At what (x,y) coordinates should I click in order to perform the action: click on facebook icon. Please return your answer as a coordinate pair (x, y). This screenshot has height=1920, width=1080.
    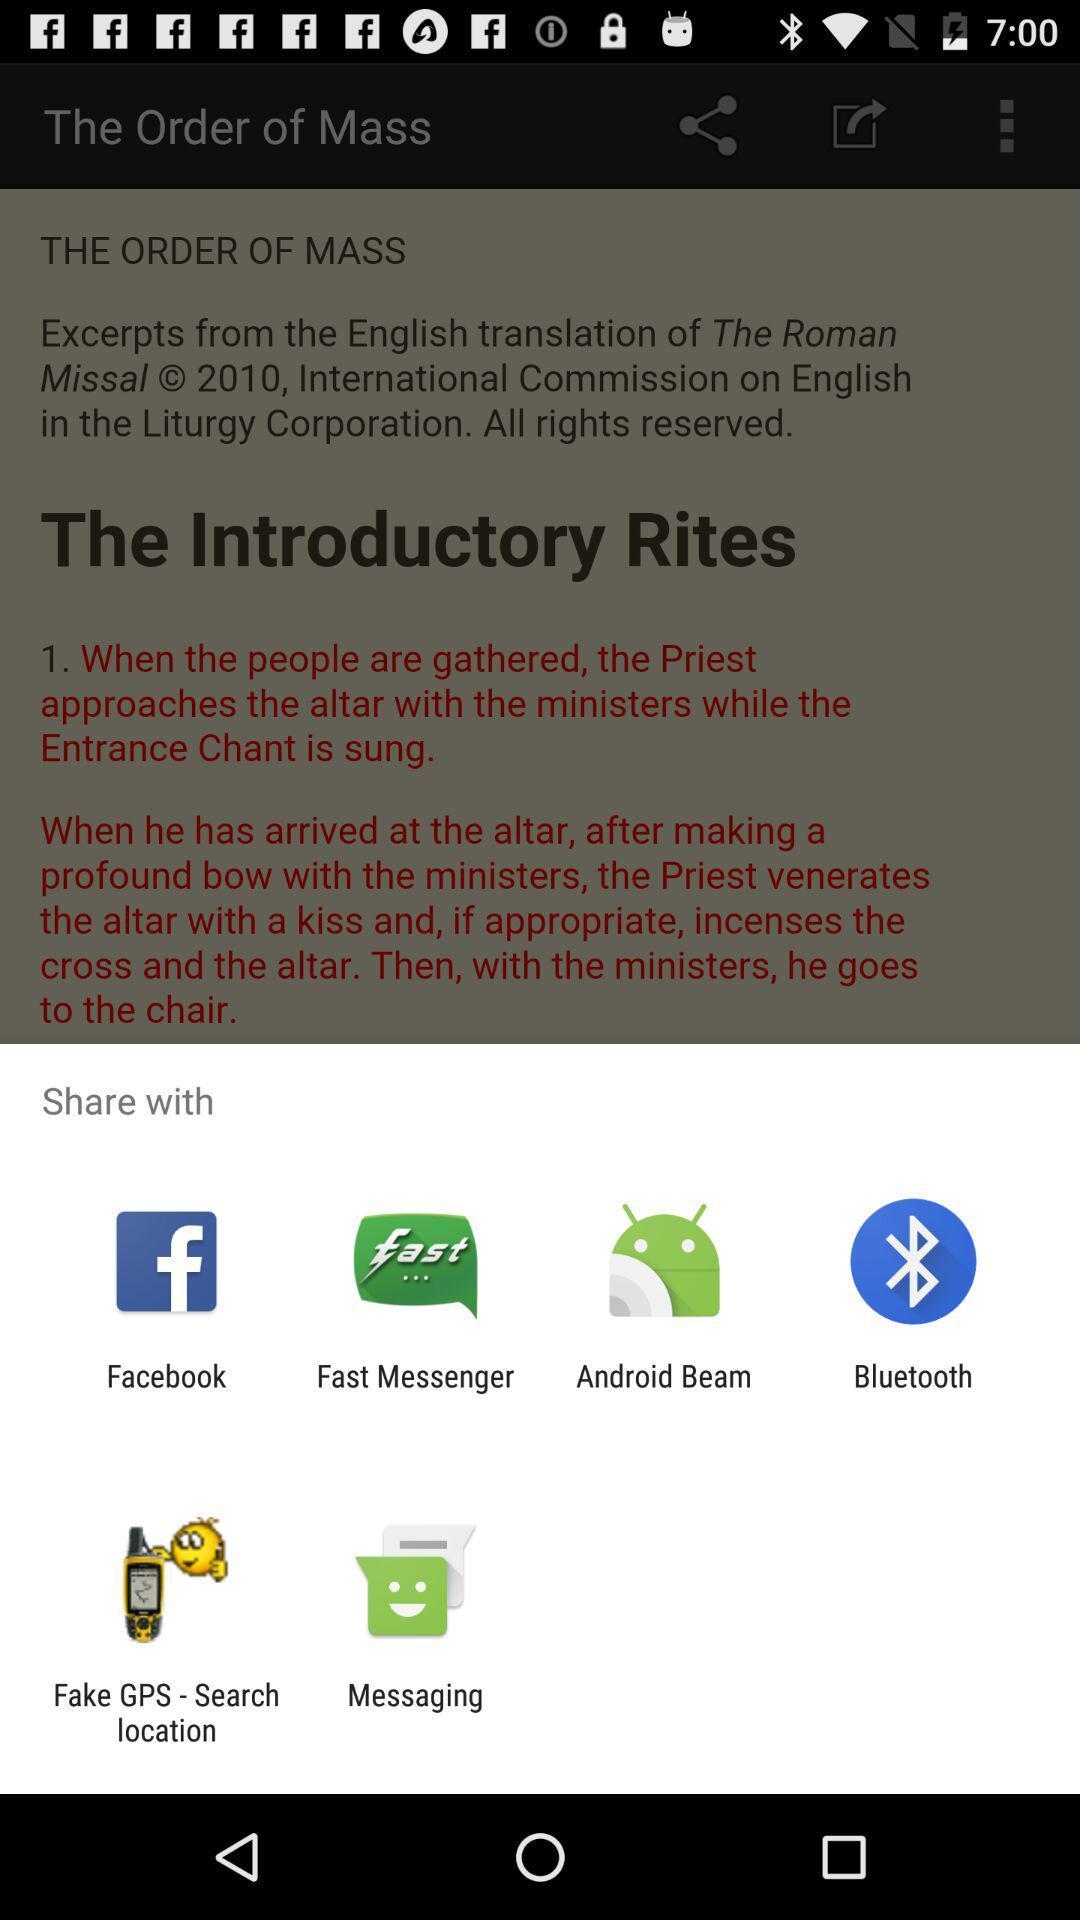
    Looking at the image, I should click on (165, 1392).